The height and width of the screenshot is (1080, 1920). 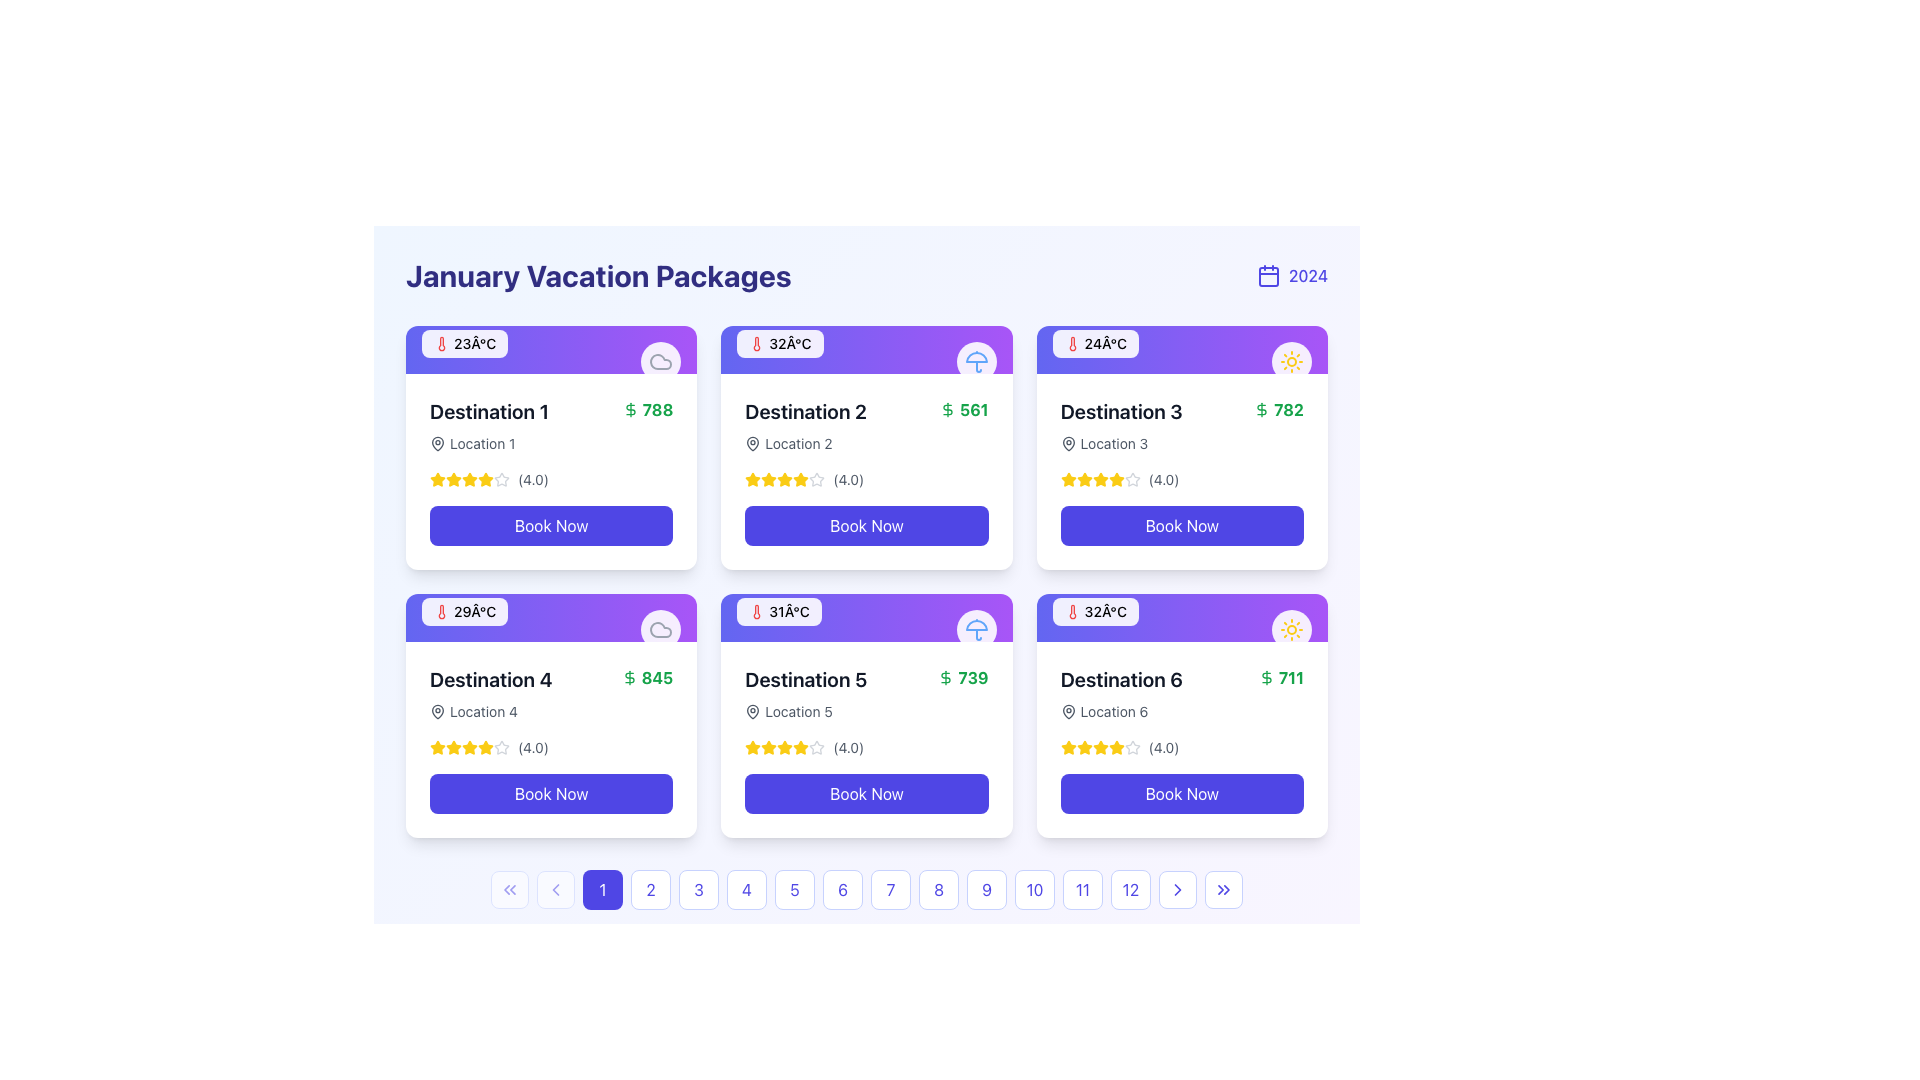 What do you see at coordinates (699, 889) in the screenshot?
I see `the third button in the pagination bar to observe potential hover effects` at bounding box center [699, 889].